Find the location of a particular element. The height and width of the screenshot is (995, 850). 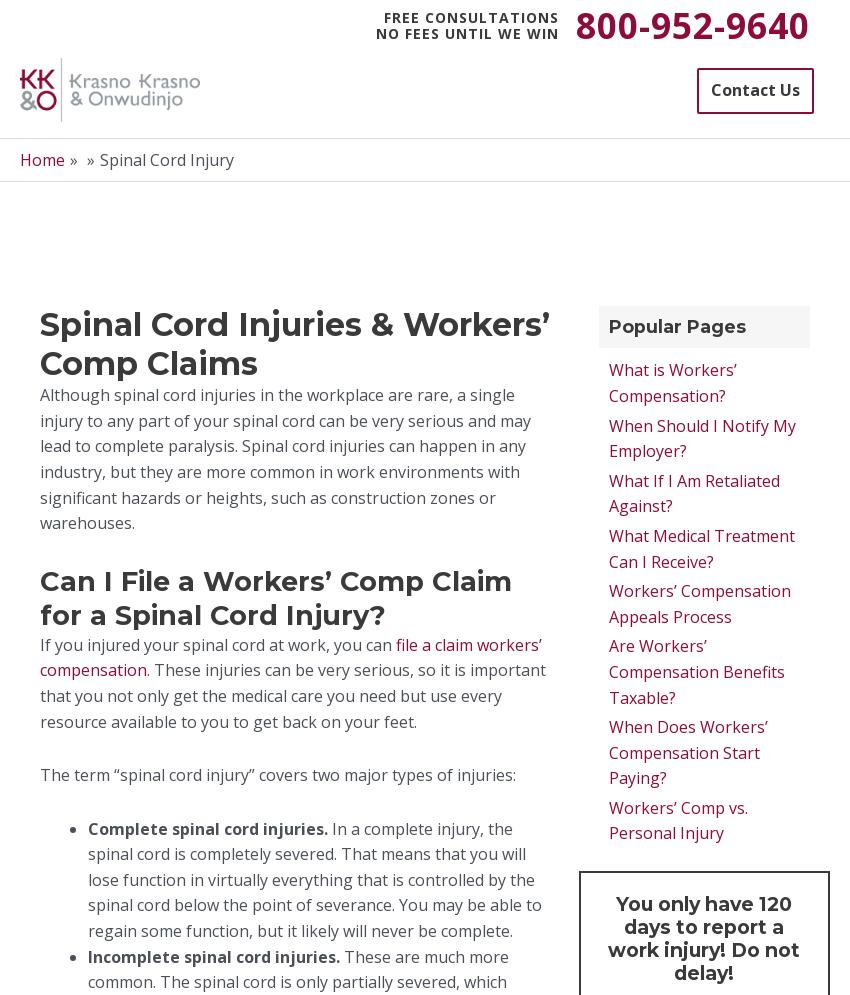

'You only have 120 days to report a work injury! Do not delay!' is located at coordinates (607, 938).